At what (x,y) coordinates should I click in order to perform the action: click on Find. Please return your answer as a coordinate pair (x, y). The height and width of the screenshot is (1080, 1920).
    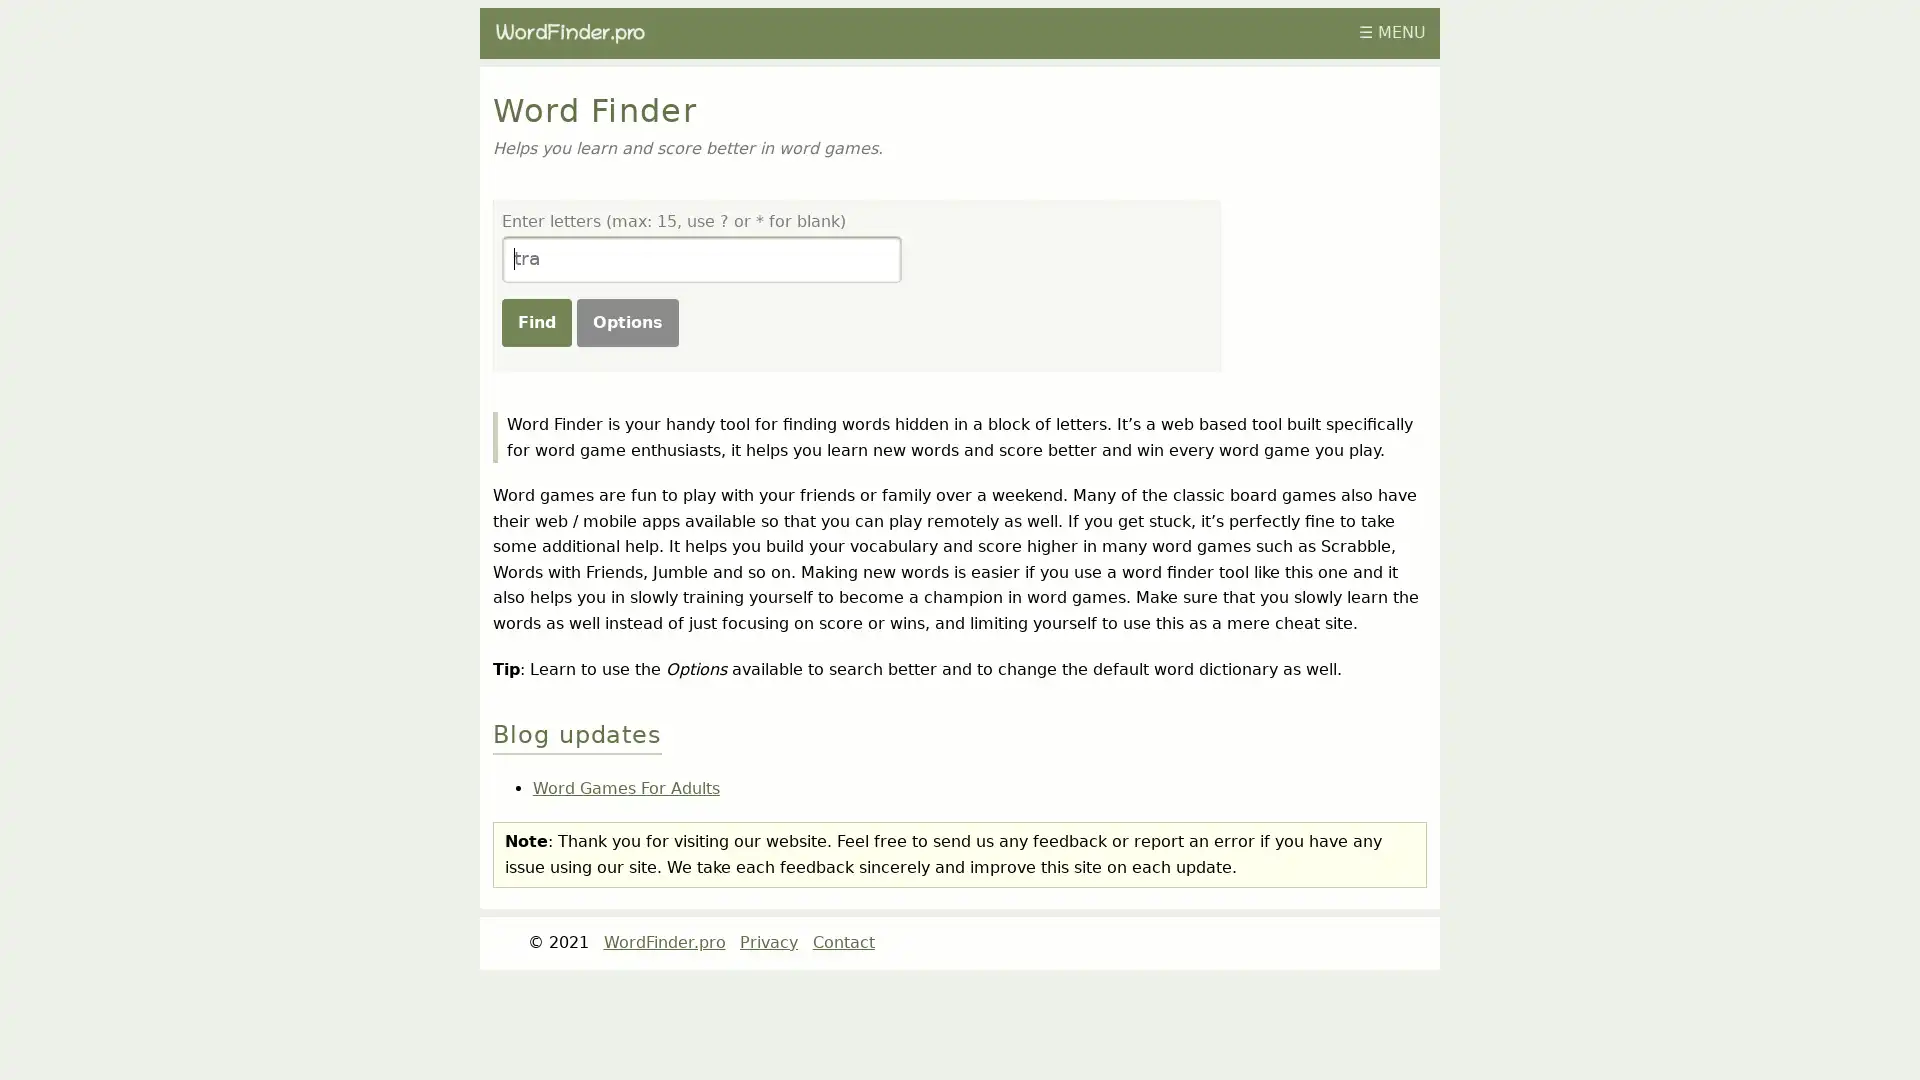
    Looking at the image, I should click on (536, 320).